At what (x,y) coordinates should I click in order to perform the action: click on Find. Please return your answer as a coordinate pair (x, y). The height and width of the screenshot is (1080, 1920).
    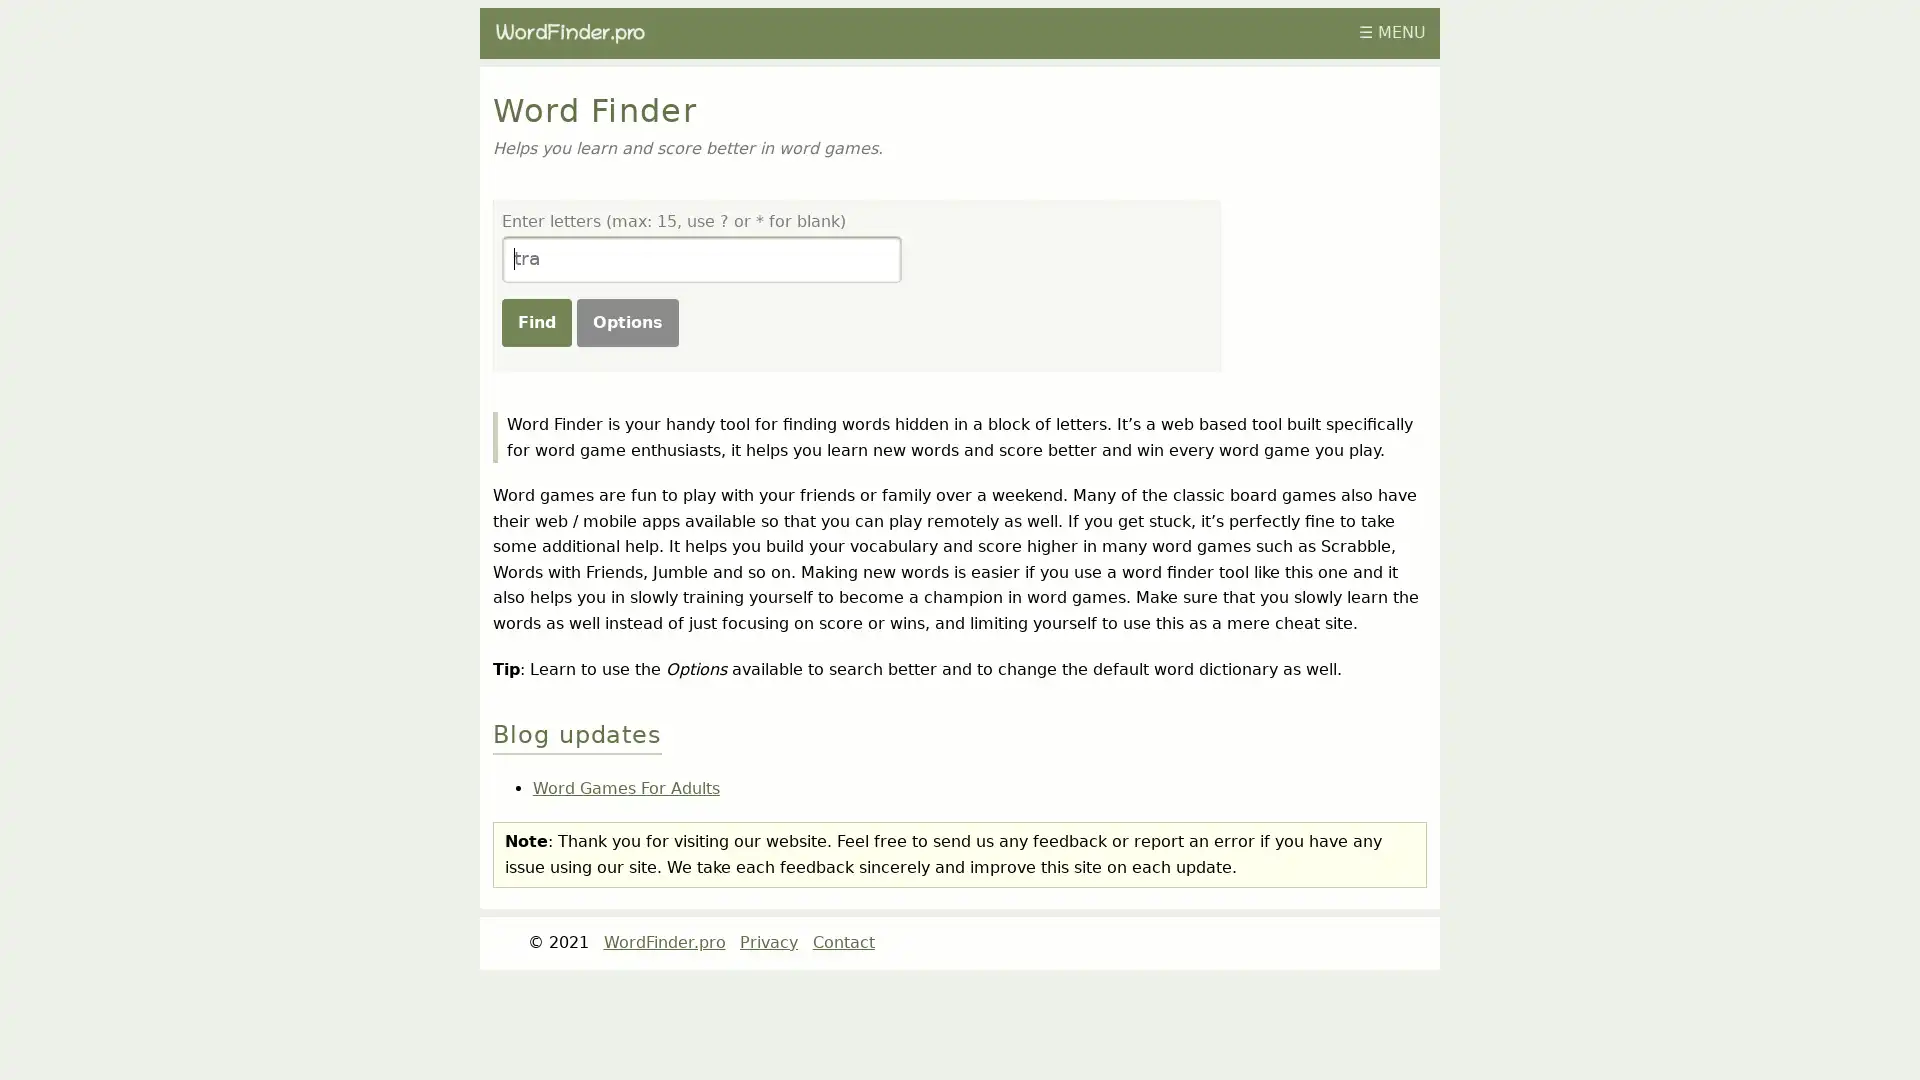
    Looking at the image, I should click on (536, 320).